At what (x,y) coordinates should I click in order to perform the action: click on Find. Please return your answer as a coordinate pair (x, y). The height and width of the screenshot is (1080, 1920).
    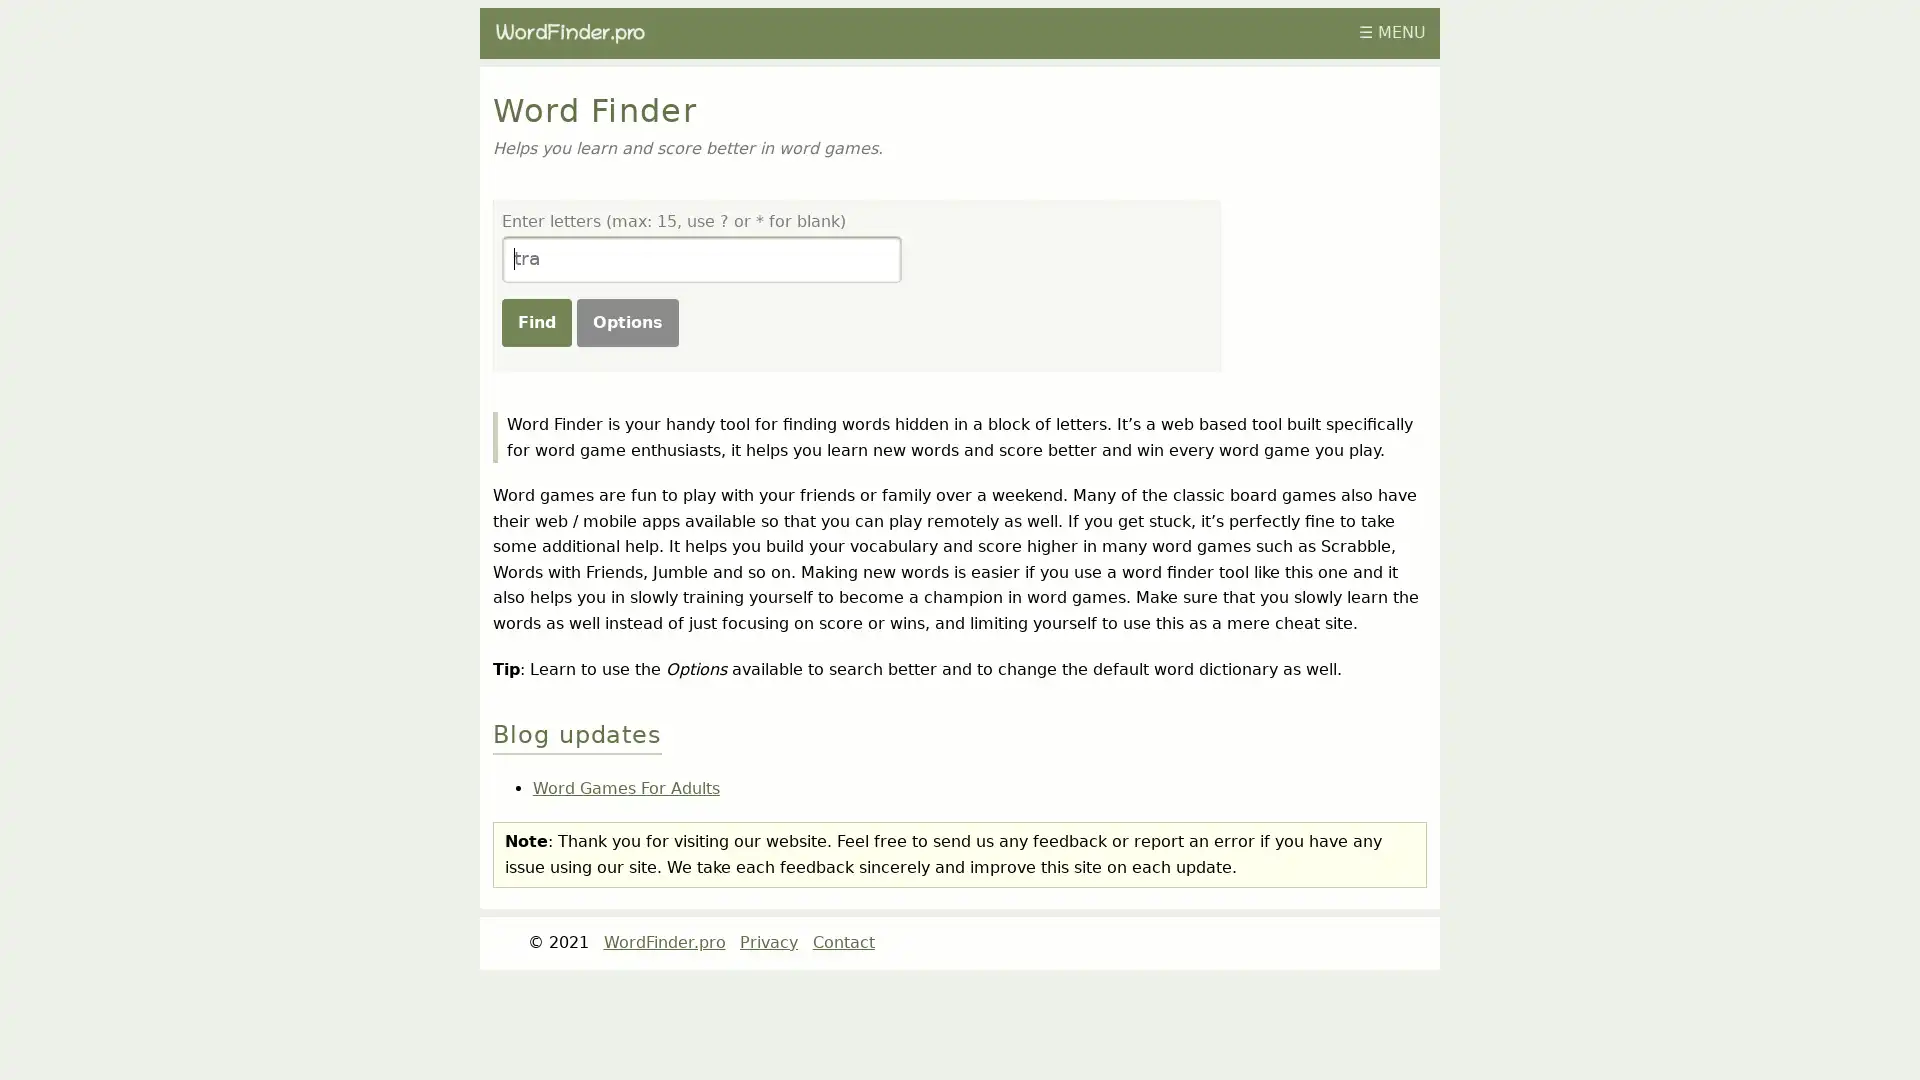
    Looking at the image, I should click on (536, 320).